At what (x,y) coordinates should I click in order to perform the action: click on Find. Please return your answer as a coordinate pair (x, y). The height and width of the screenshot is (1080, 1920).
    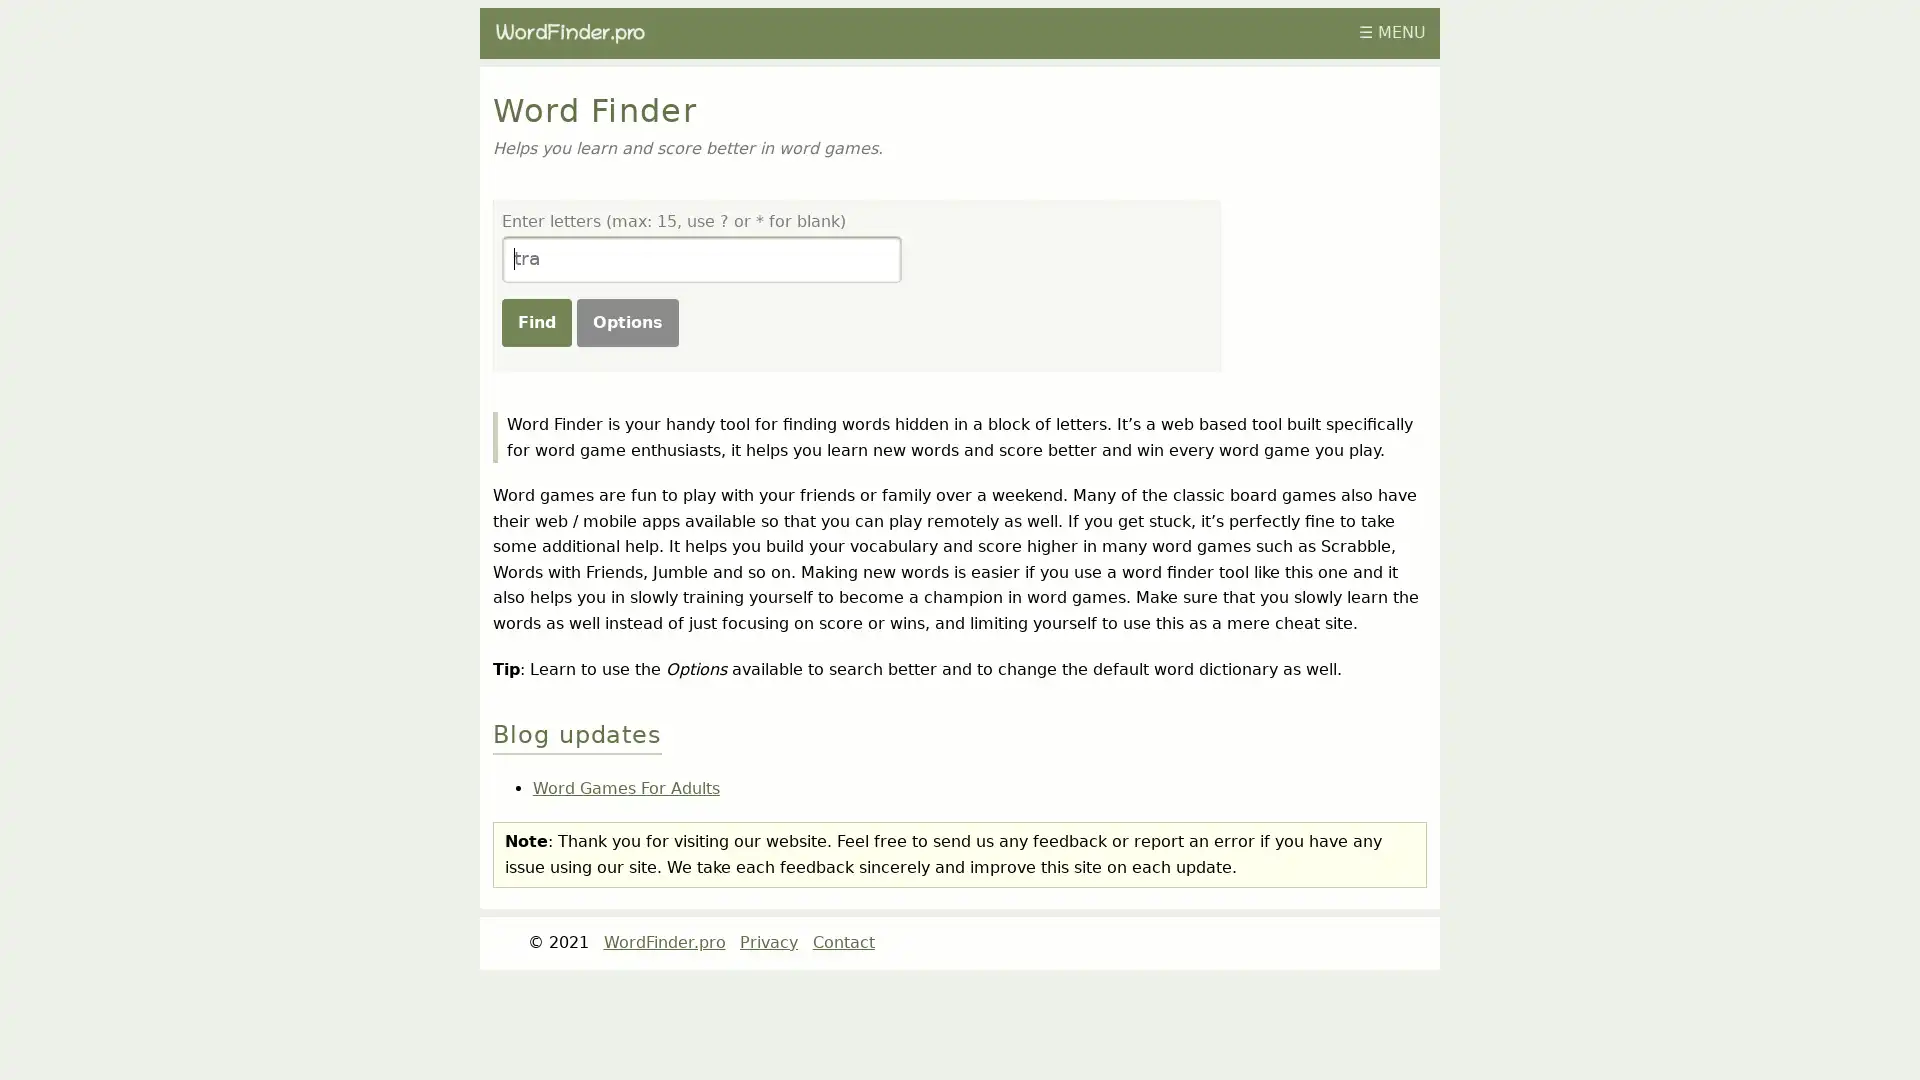
    Looking at the image, I should click on (536, 320).